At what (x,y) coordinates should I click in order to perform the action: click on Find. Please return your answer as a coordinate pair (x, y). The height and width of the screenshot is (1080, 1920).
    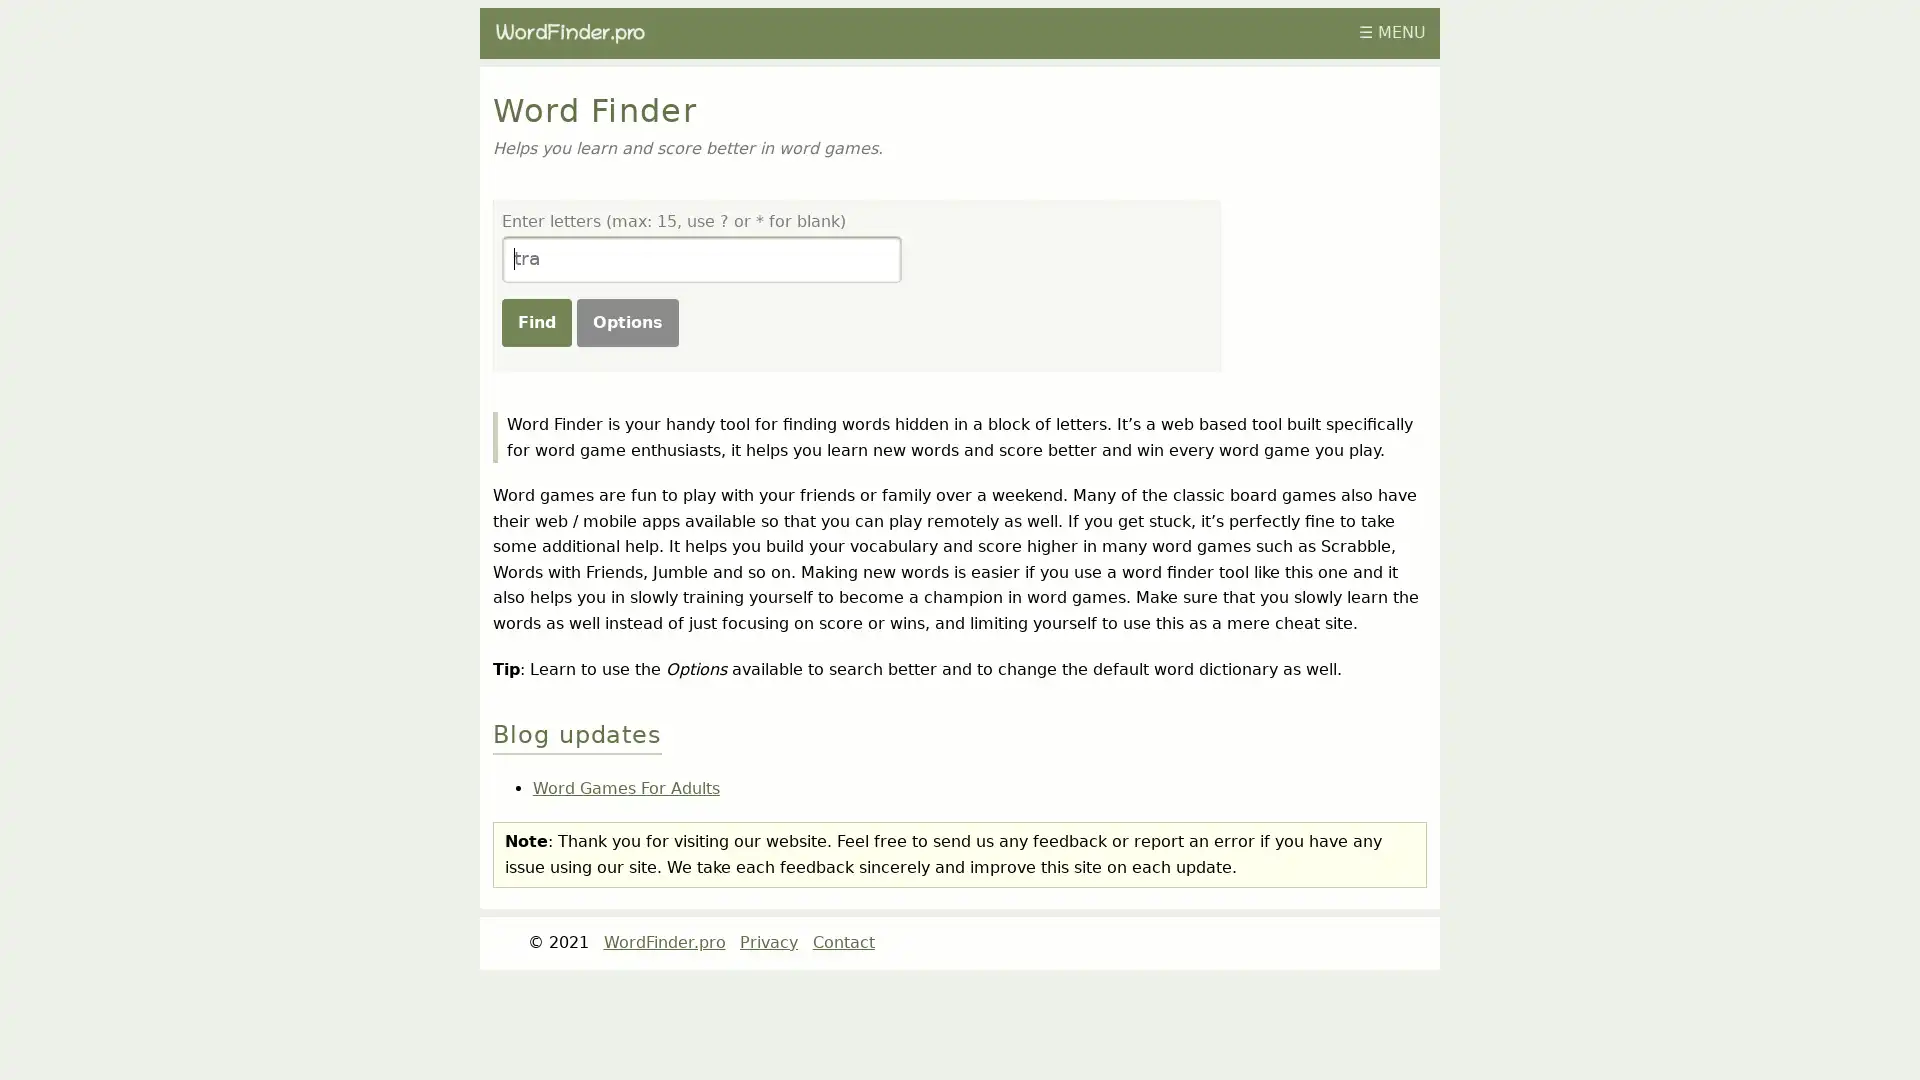
    Looking at the image, I should click on (536, 320).